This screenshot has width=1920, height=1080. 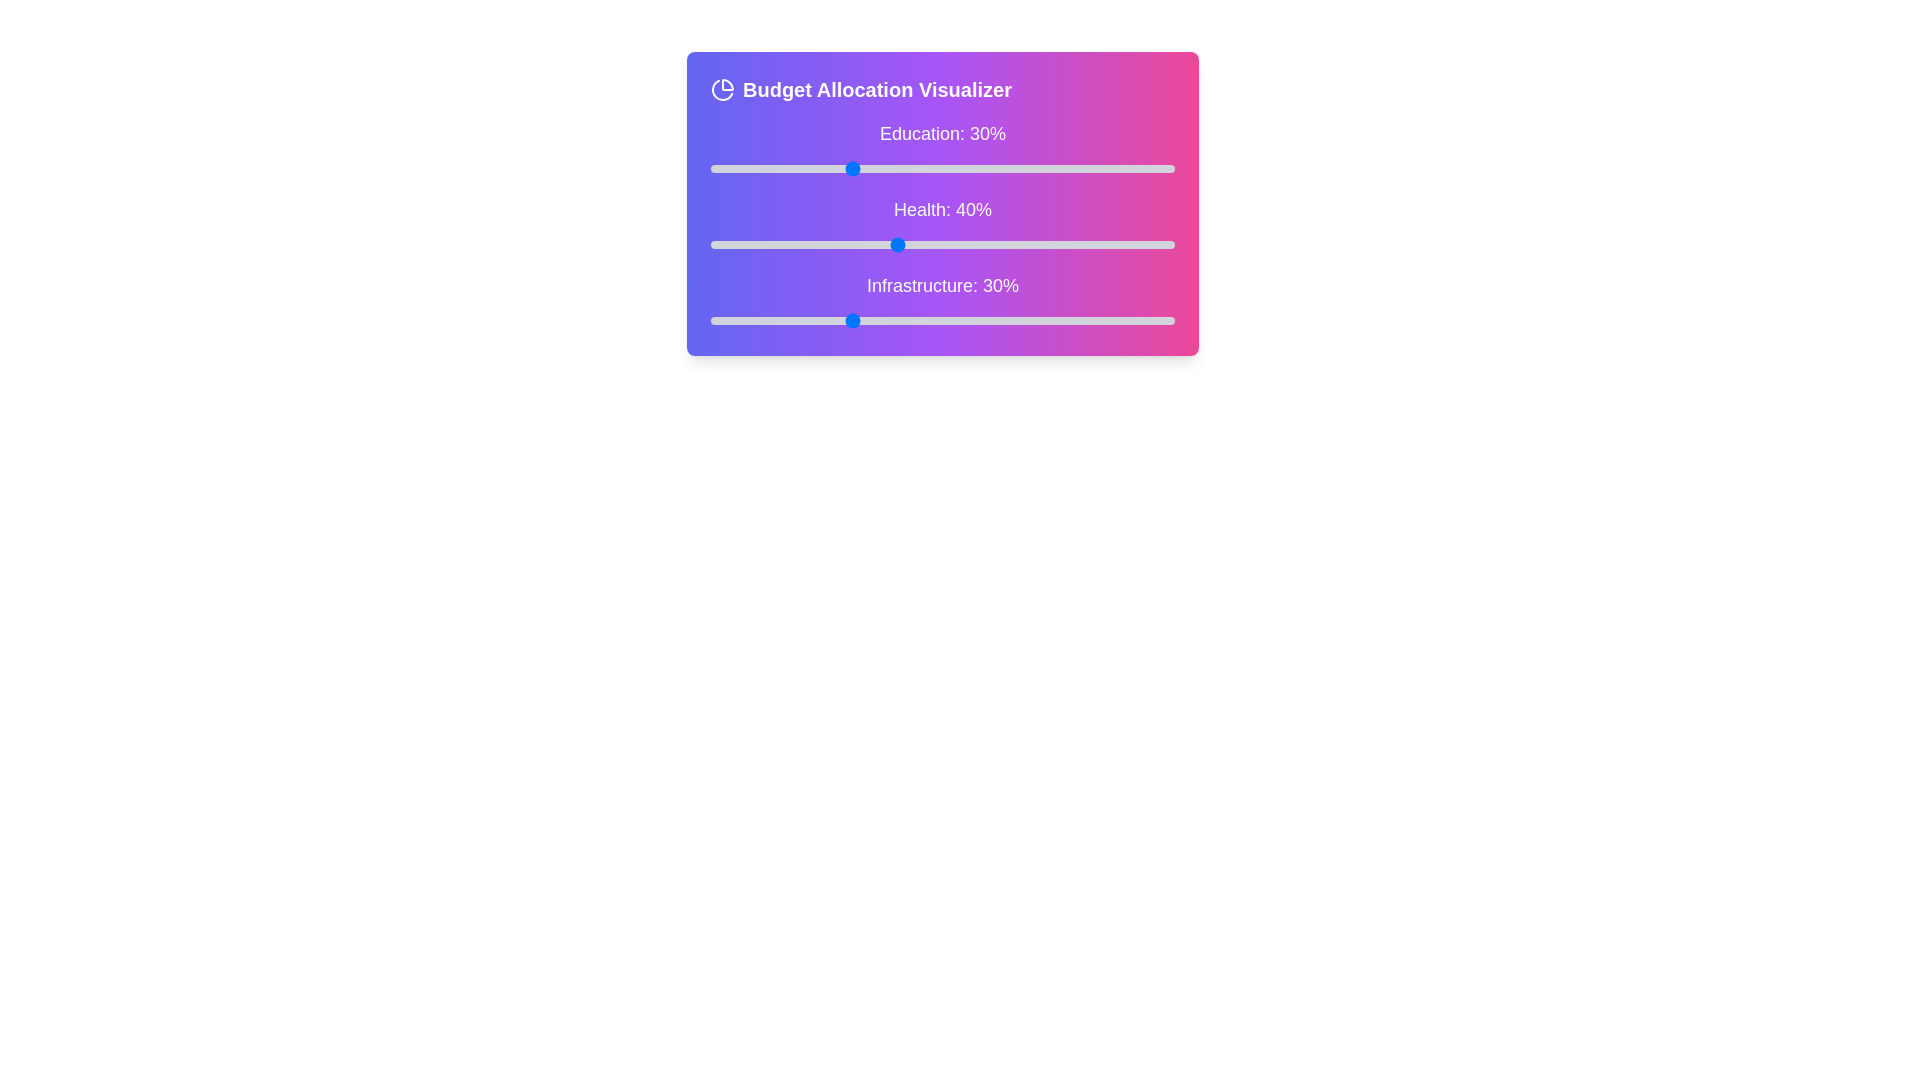 What do you see at coordinates (941, 88) in the screenshot?
I see `the Label with an Icon displaying 'Budget Allocation Visualizer', which includes a pie-chart icon and has a gradient background` at bounding box center [941, 88].